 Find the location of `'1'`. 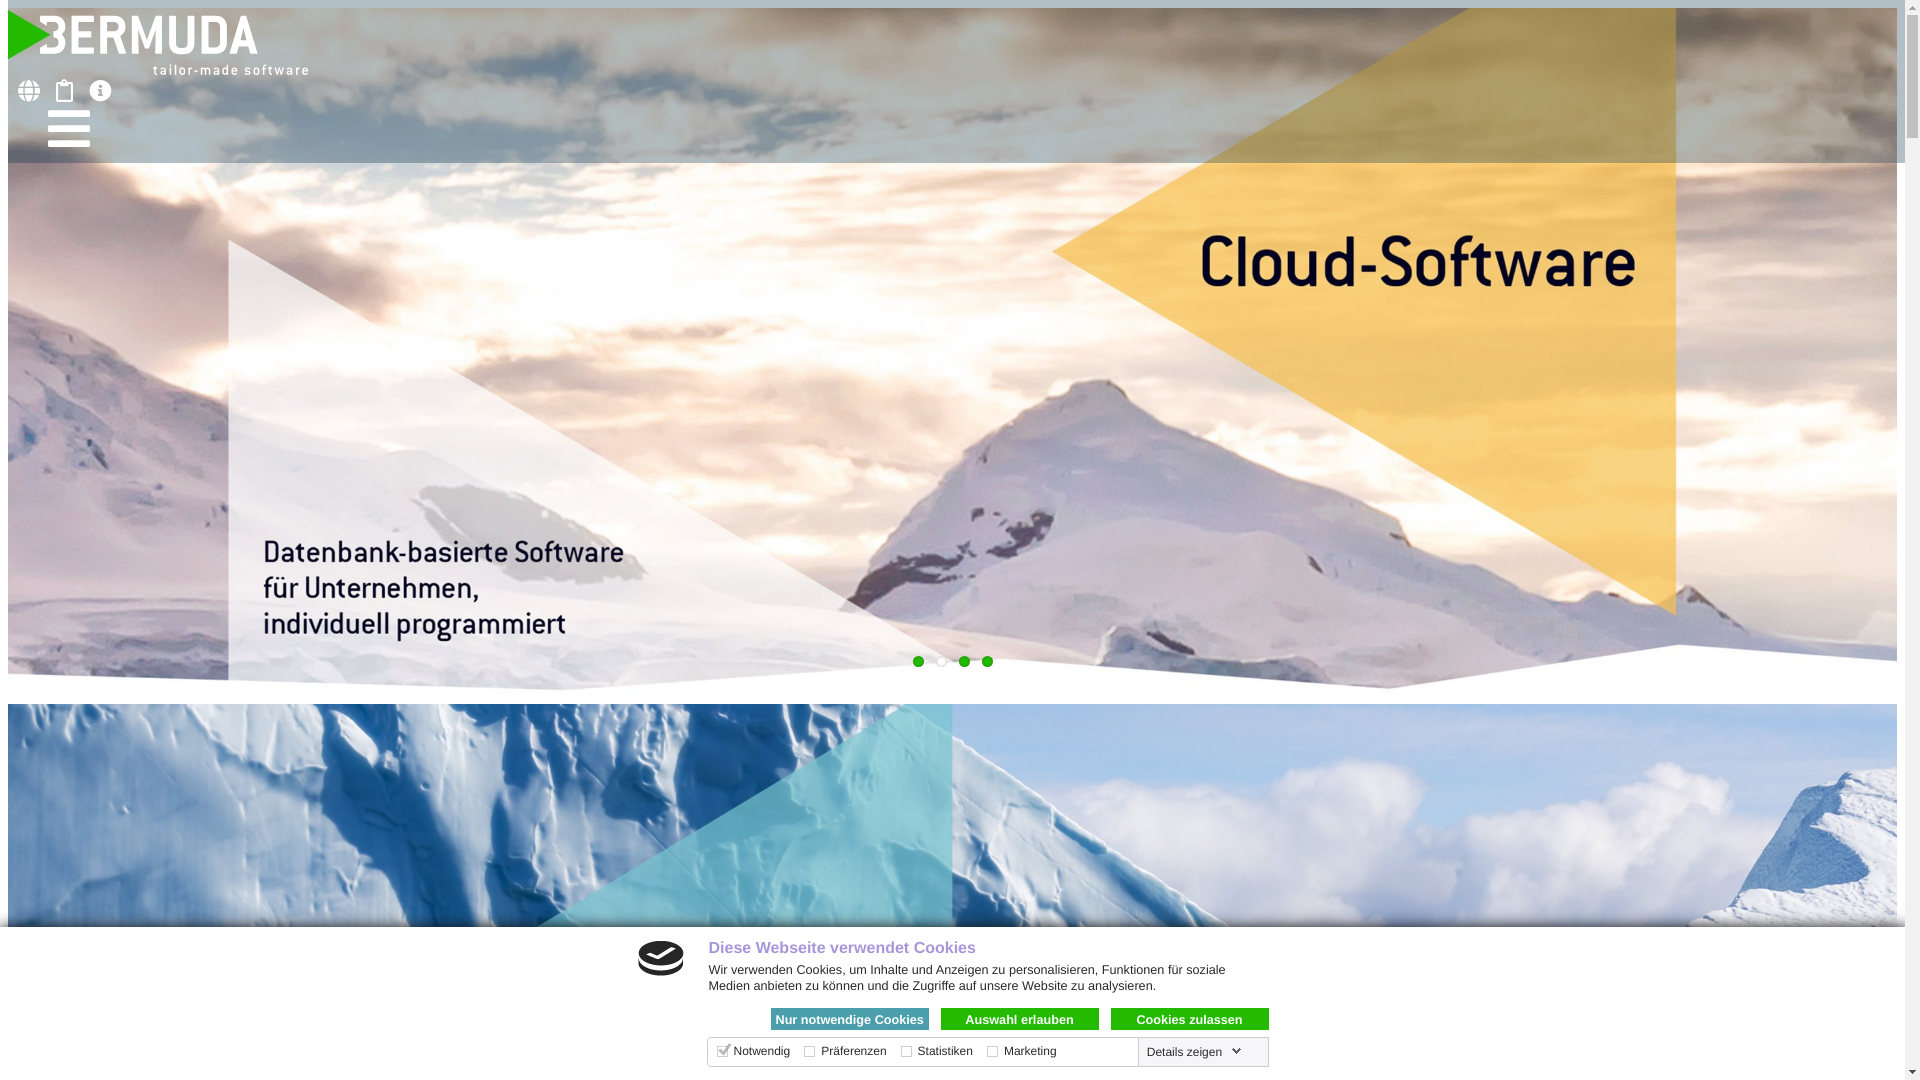

'1' is located at coordinates (916, 661).